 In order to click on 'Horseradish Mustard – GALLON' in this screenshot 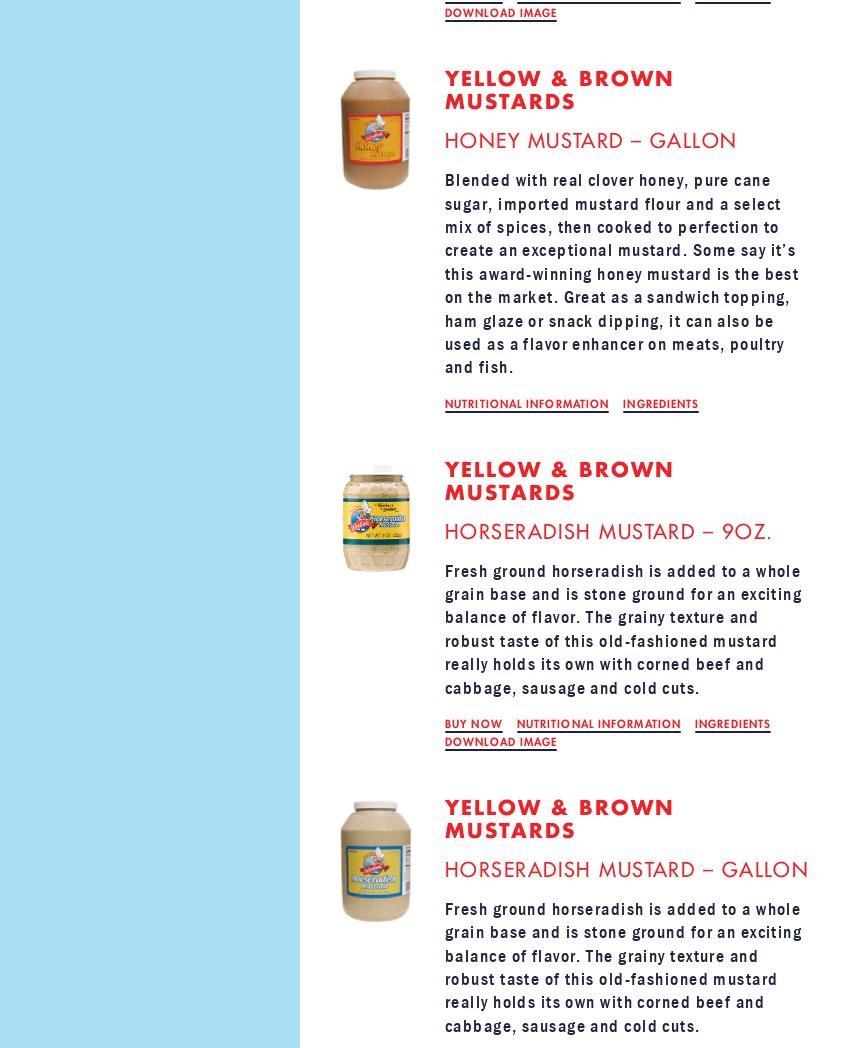, I will do `click(625, 869)`.